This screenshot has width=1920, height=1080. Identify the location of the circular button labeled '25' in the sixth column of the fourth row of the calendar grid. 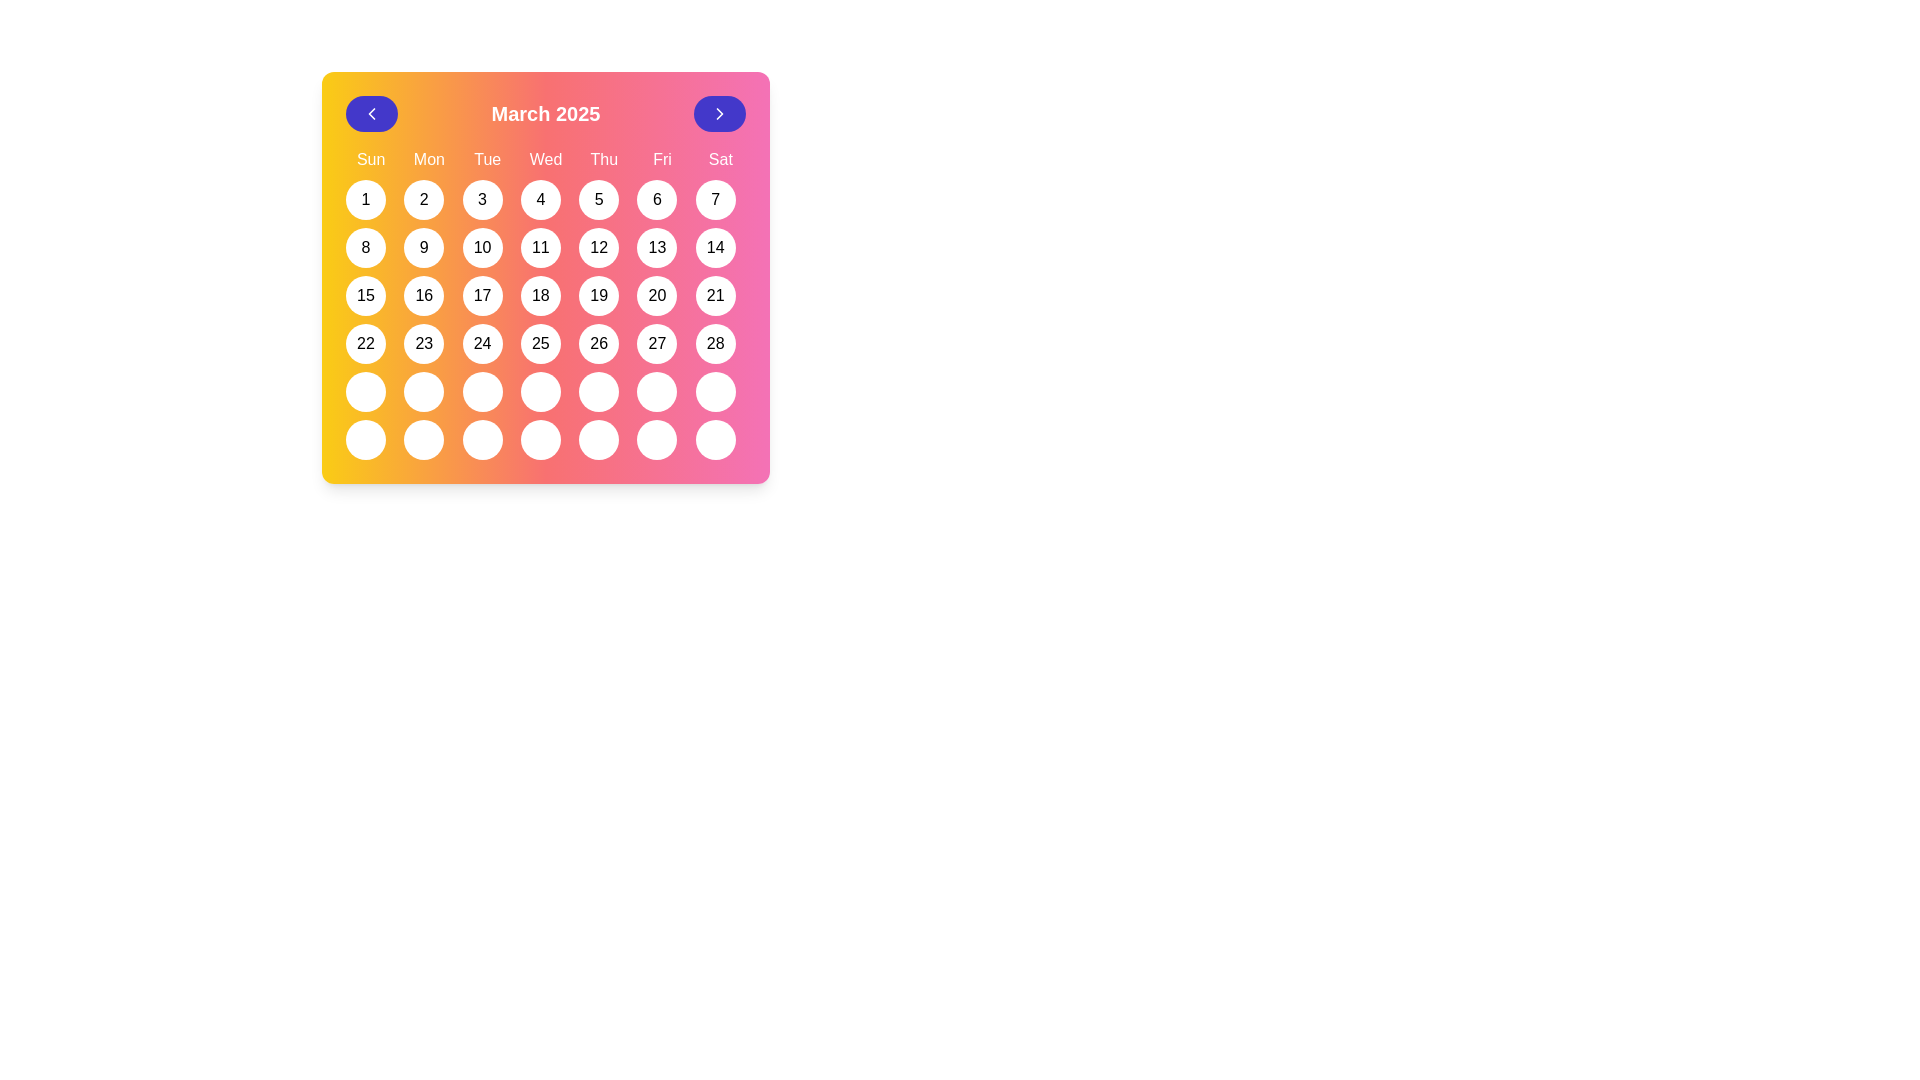
(540, 342).